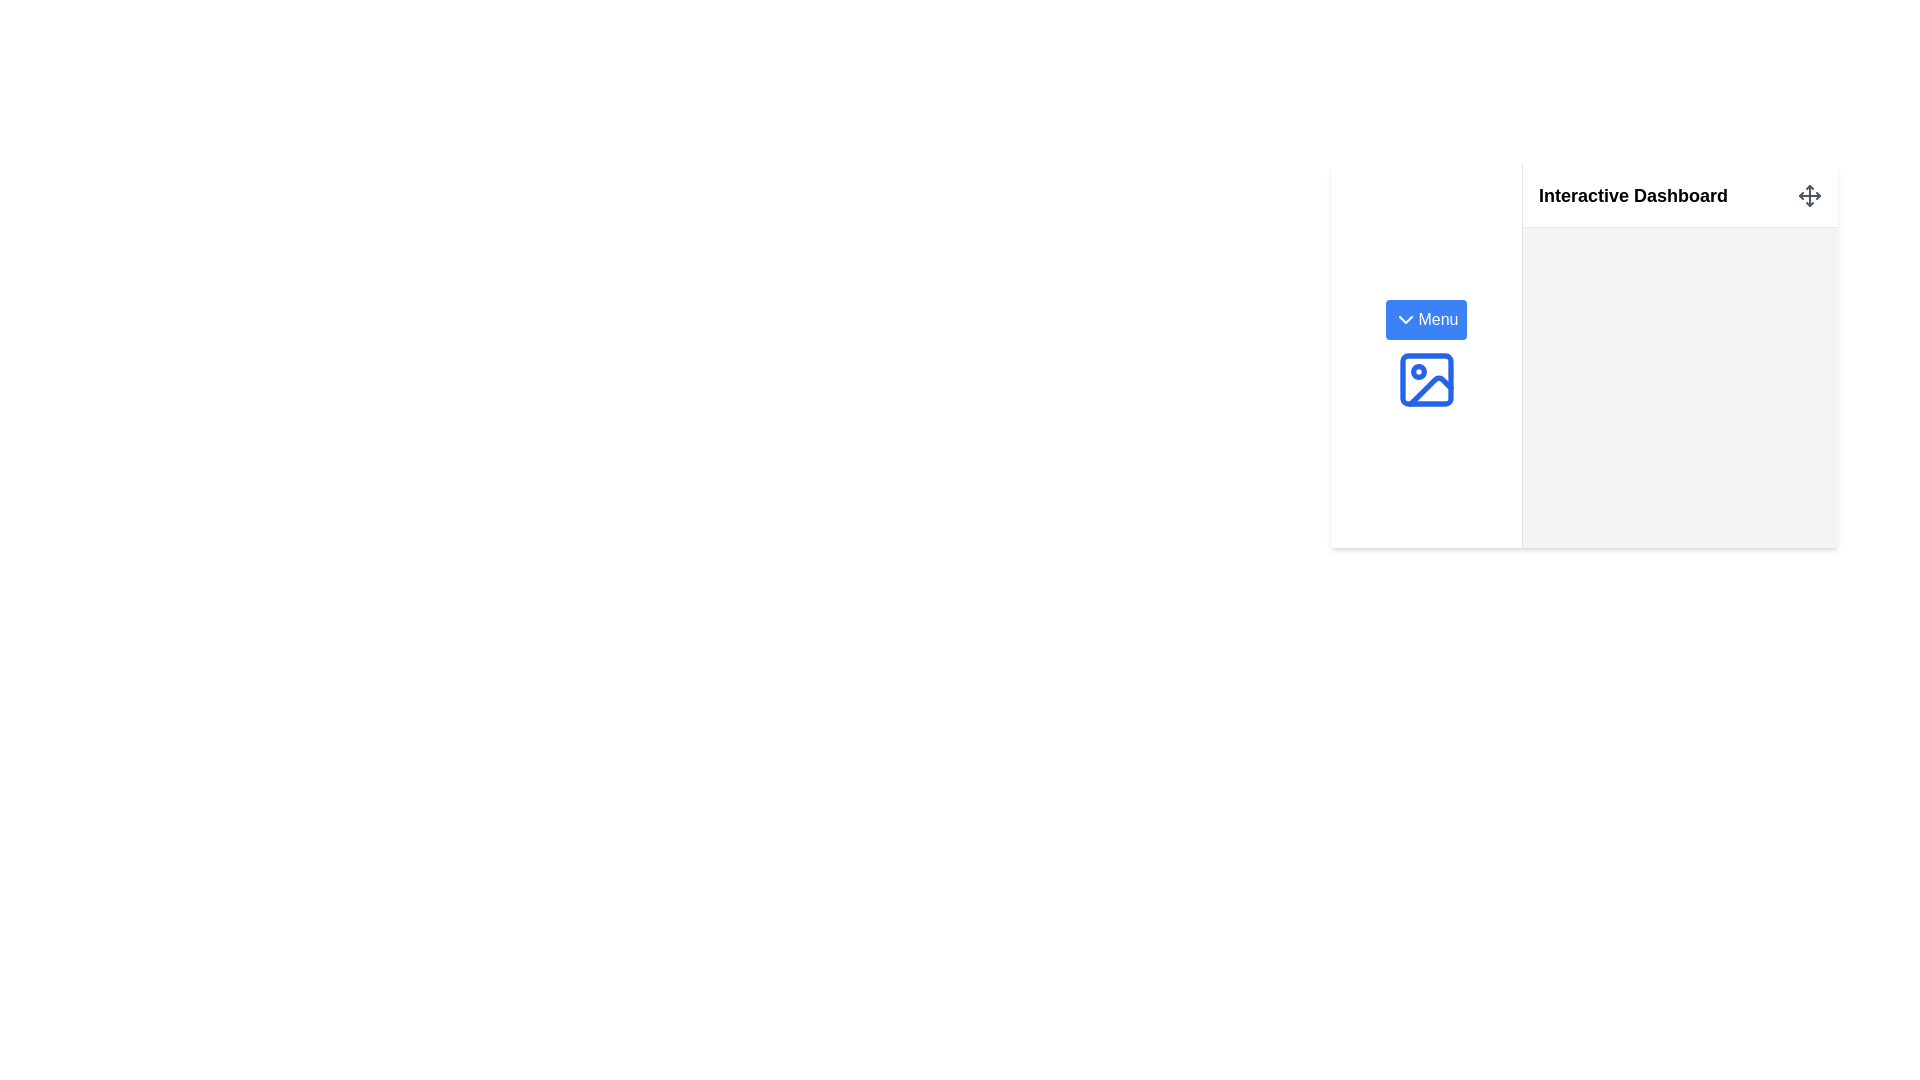 The width and height of the screenshot is (1920, 1080). I want to click on the small, circular dot located within the image icon below the 'Menu' button in the left section of the interface, so click(1417, 371).